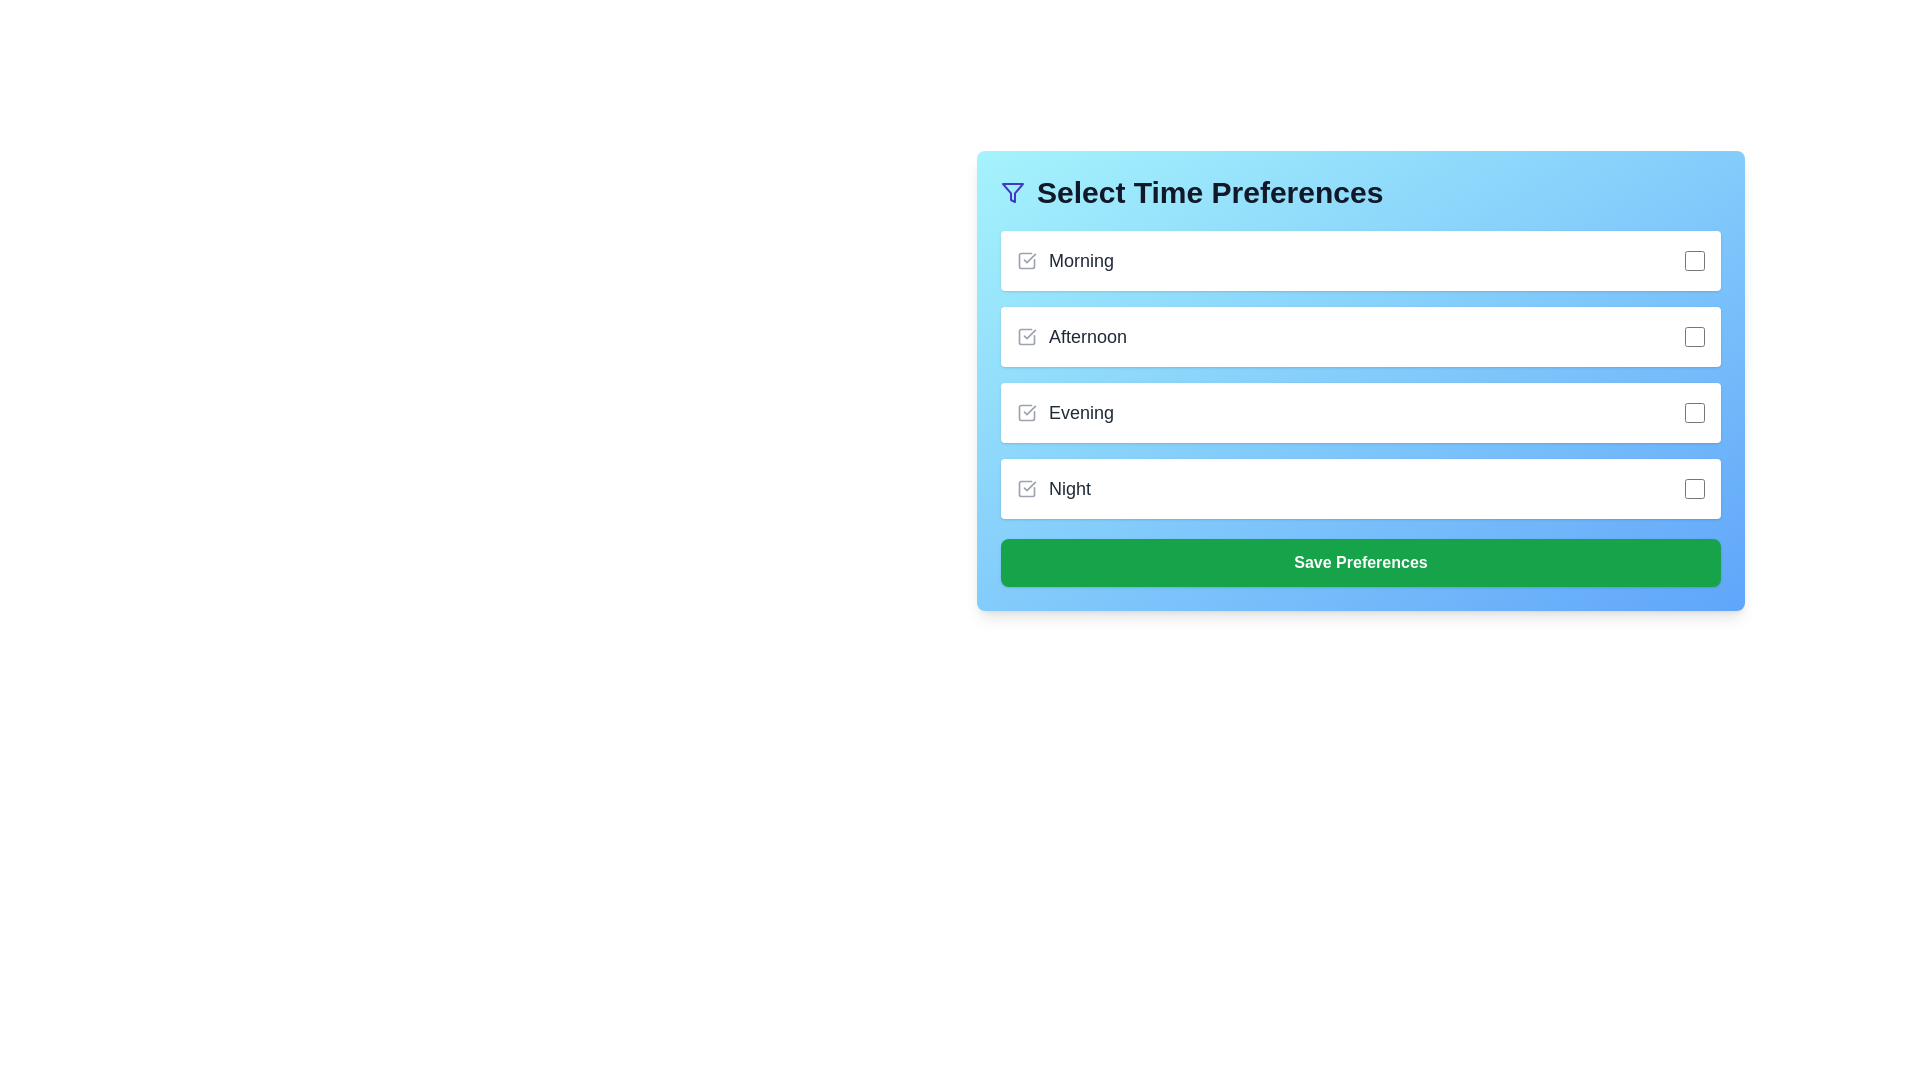 The image size is (1920, 1080). I want to click on the checkboxes within the composite form component, so click(1360, 381).